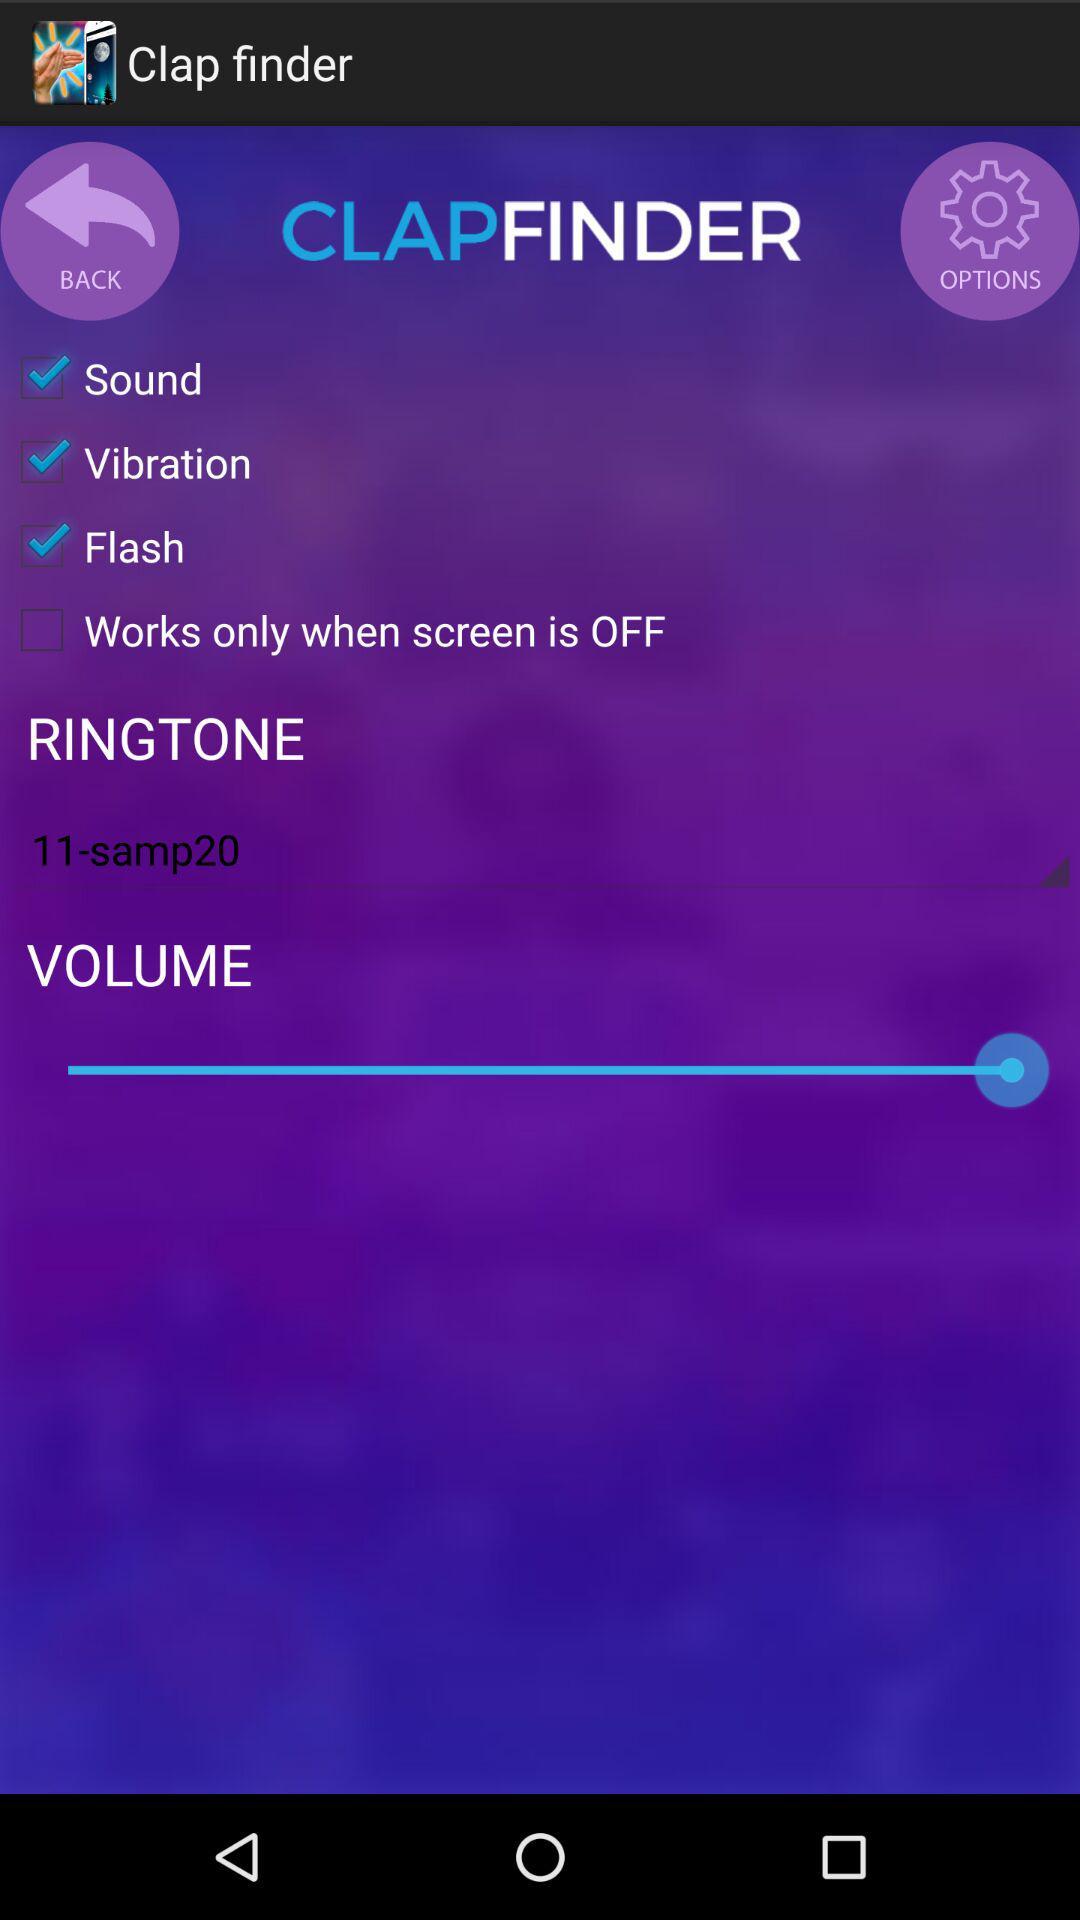 This screenshot has width=1080, height=1920. Describe the element at coordinates (92, 546) in the screenshot. I see `checkbox below the vibration checkbox` at that location.